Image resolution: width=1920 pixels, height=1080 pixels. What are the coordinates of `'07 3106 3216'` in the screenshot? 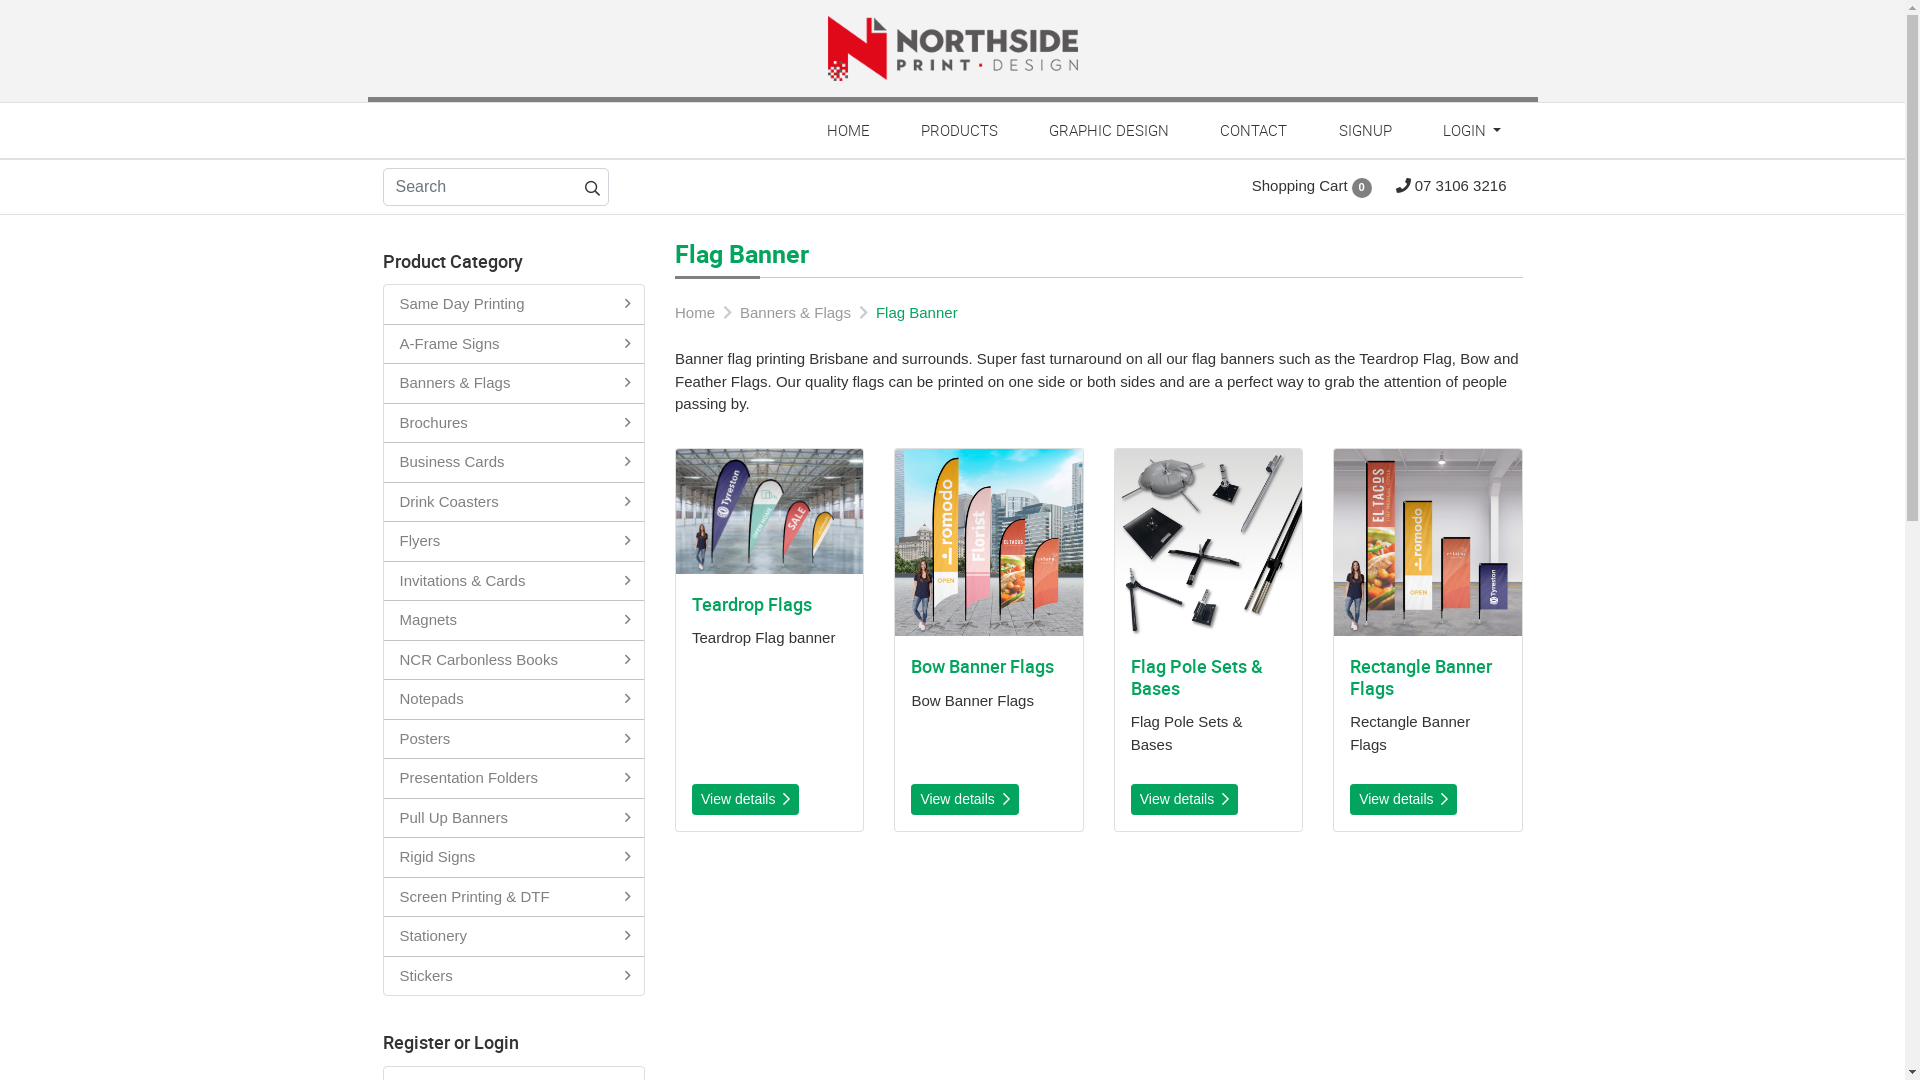 It's located at (1451, 185).